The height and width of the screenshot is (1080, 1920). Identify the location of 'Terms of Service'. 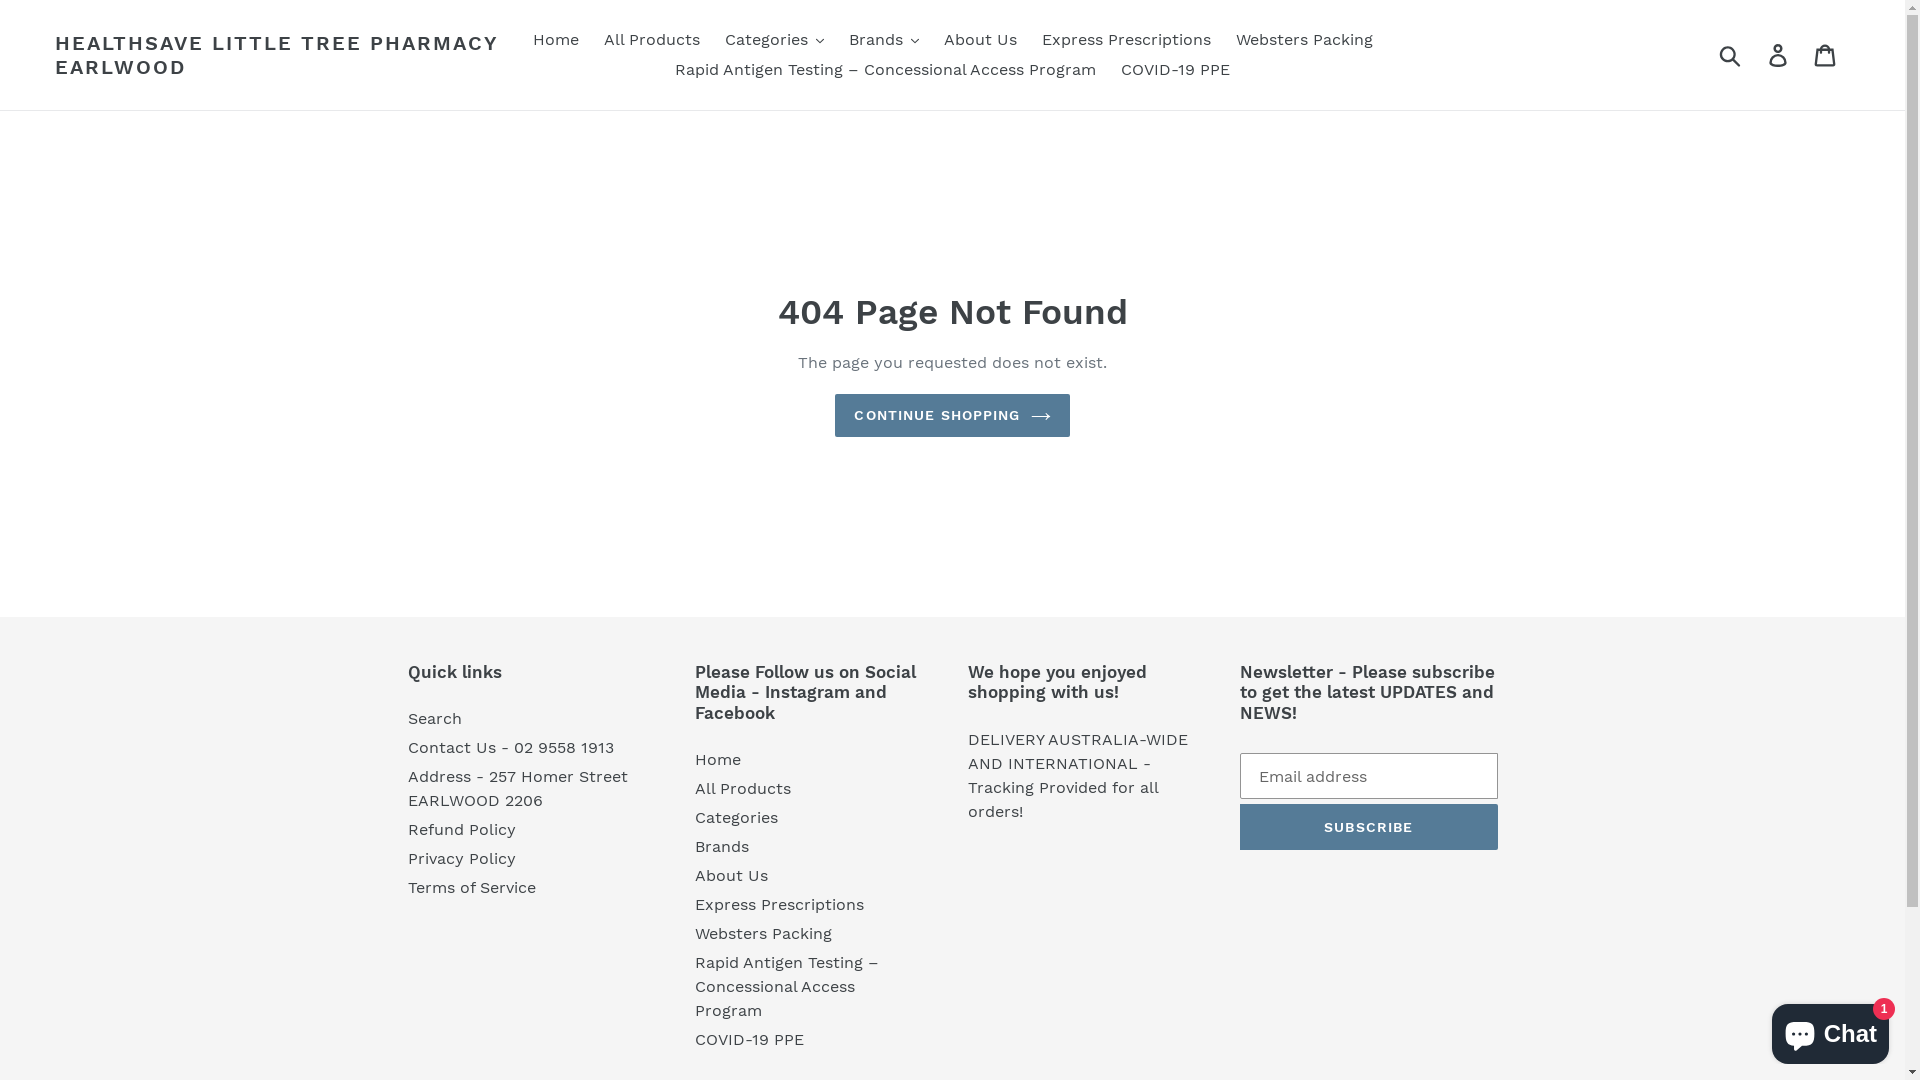
(470, 886).